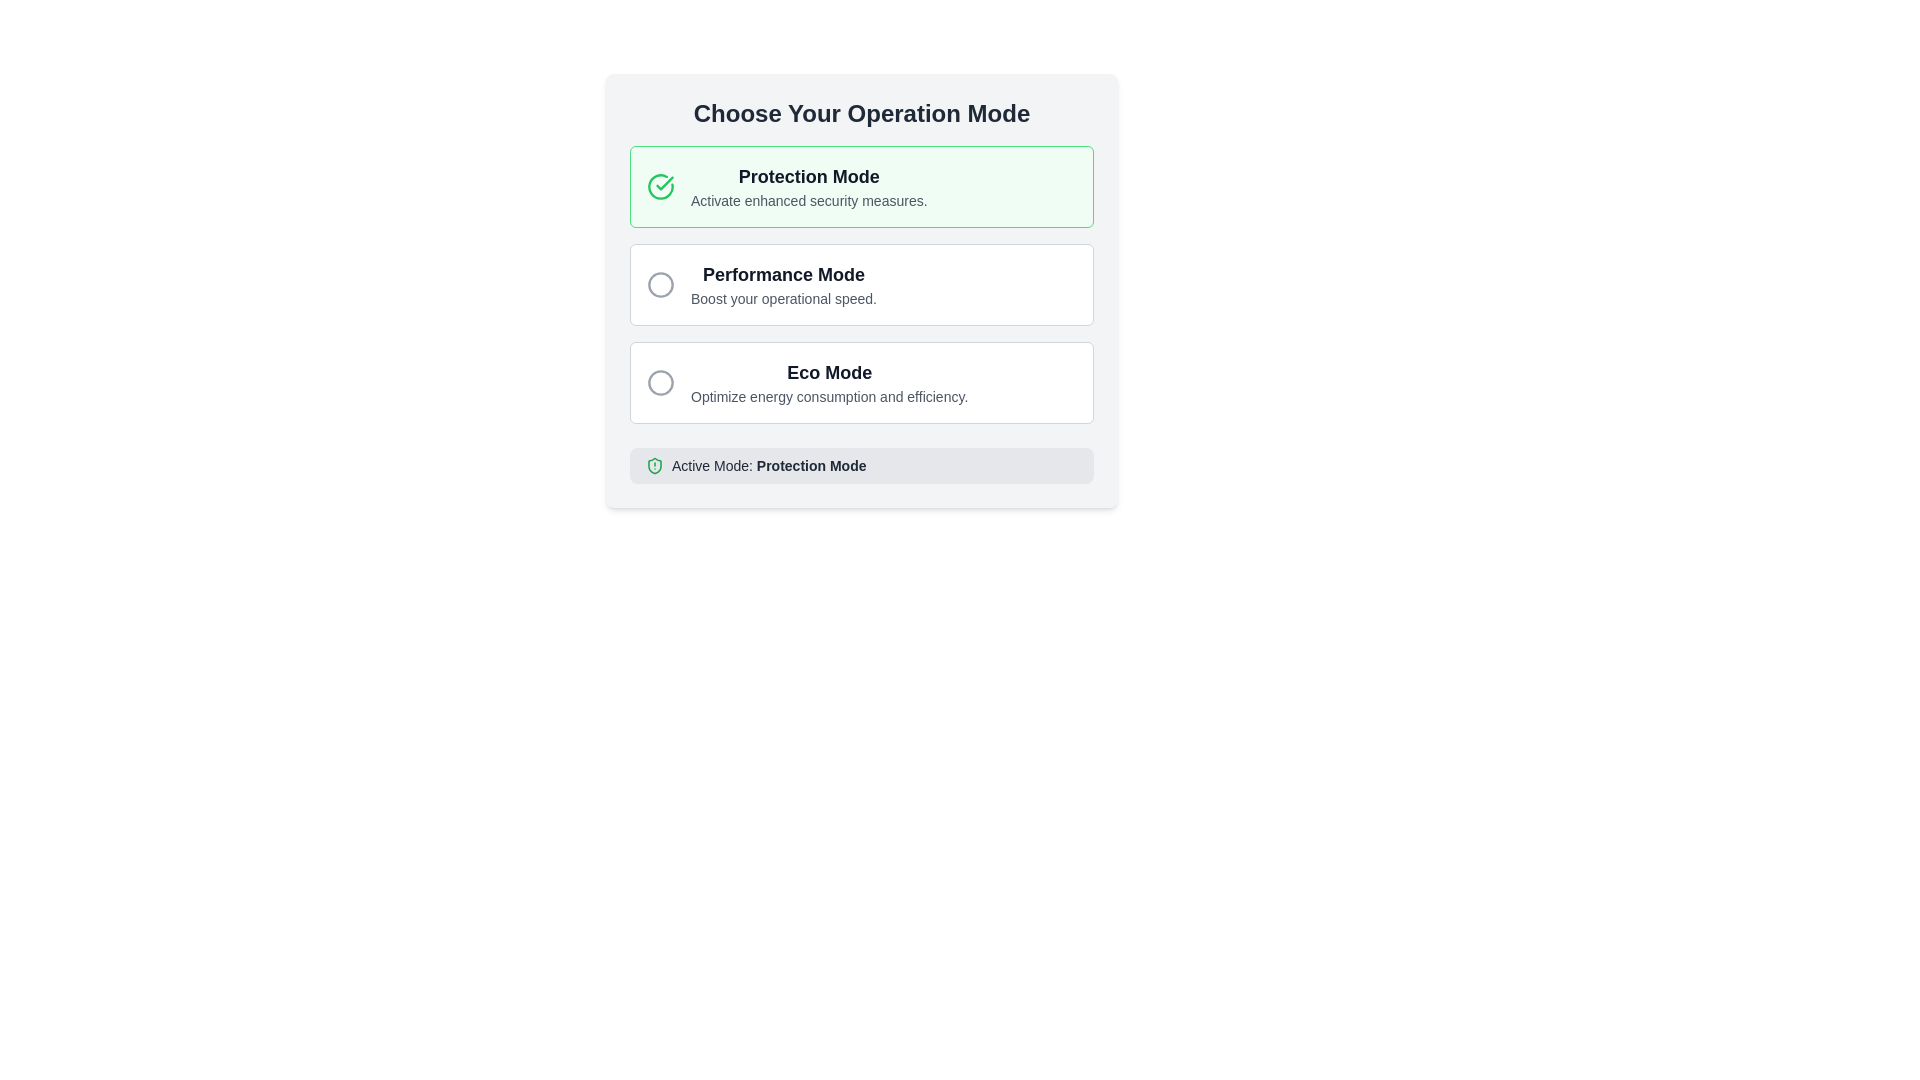 Image resolution: width=1920 pixels, height=1080 pixels. What do you see at coordinates (661, 382) in the screenshot?
I see `the selectable circle indicator for the 'Eco Mode' option` at bounding box center [661, 382].